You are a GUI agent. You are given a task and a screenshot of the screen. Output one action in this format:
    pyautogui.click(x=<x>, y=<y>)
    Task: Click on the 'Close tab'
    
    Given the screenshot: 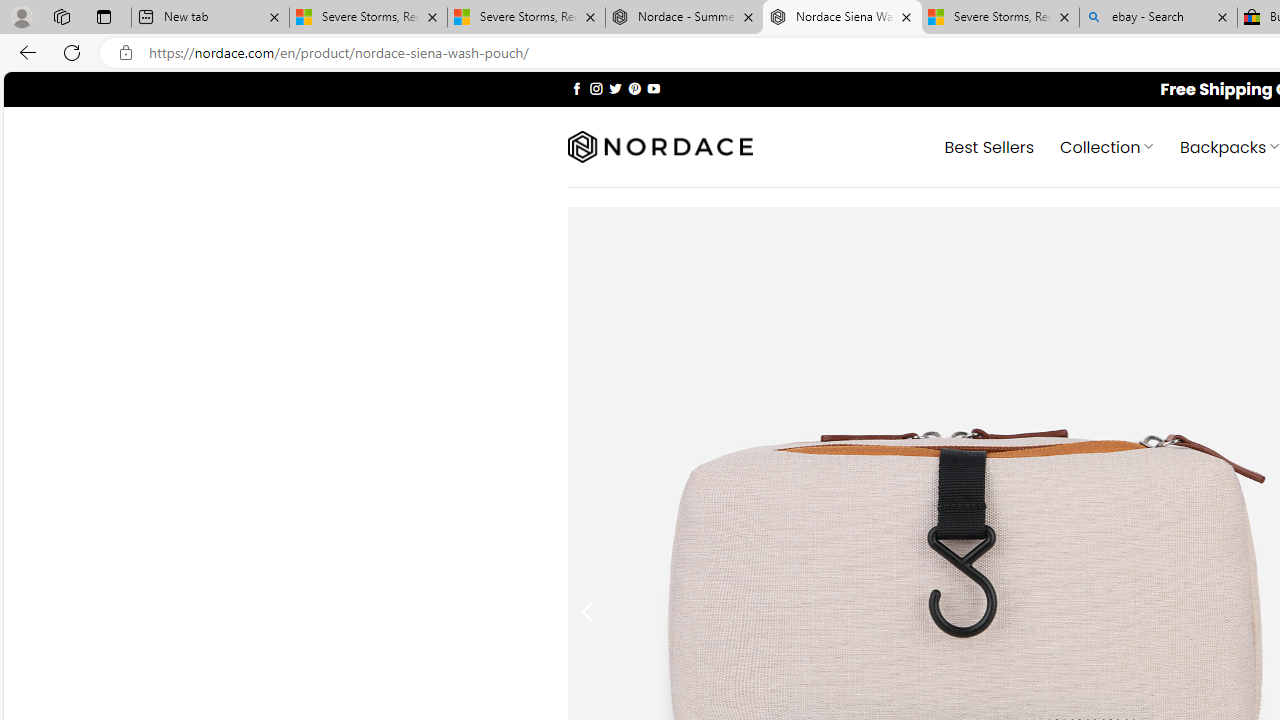 What is the action you would take?
    pyautogui.click(x=1221, y=17)
    